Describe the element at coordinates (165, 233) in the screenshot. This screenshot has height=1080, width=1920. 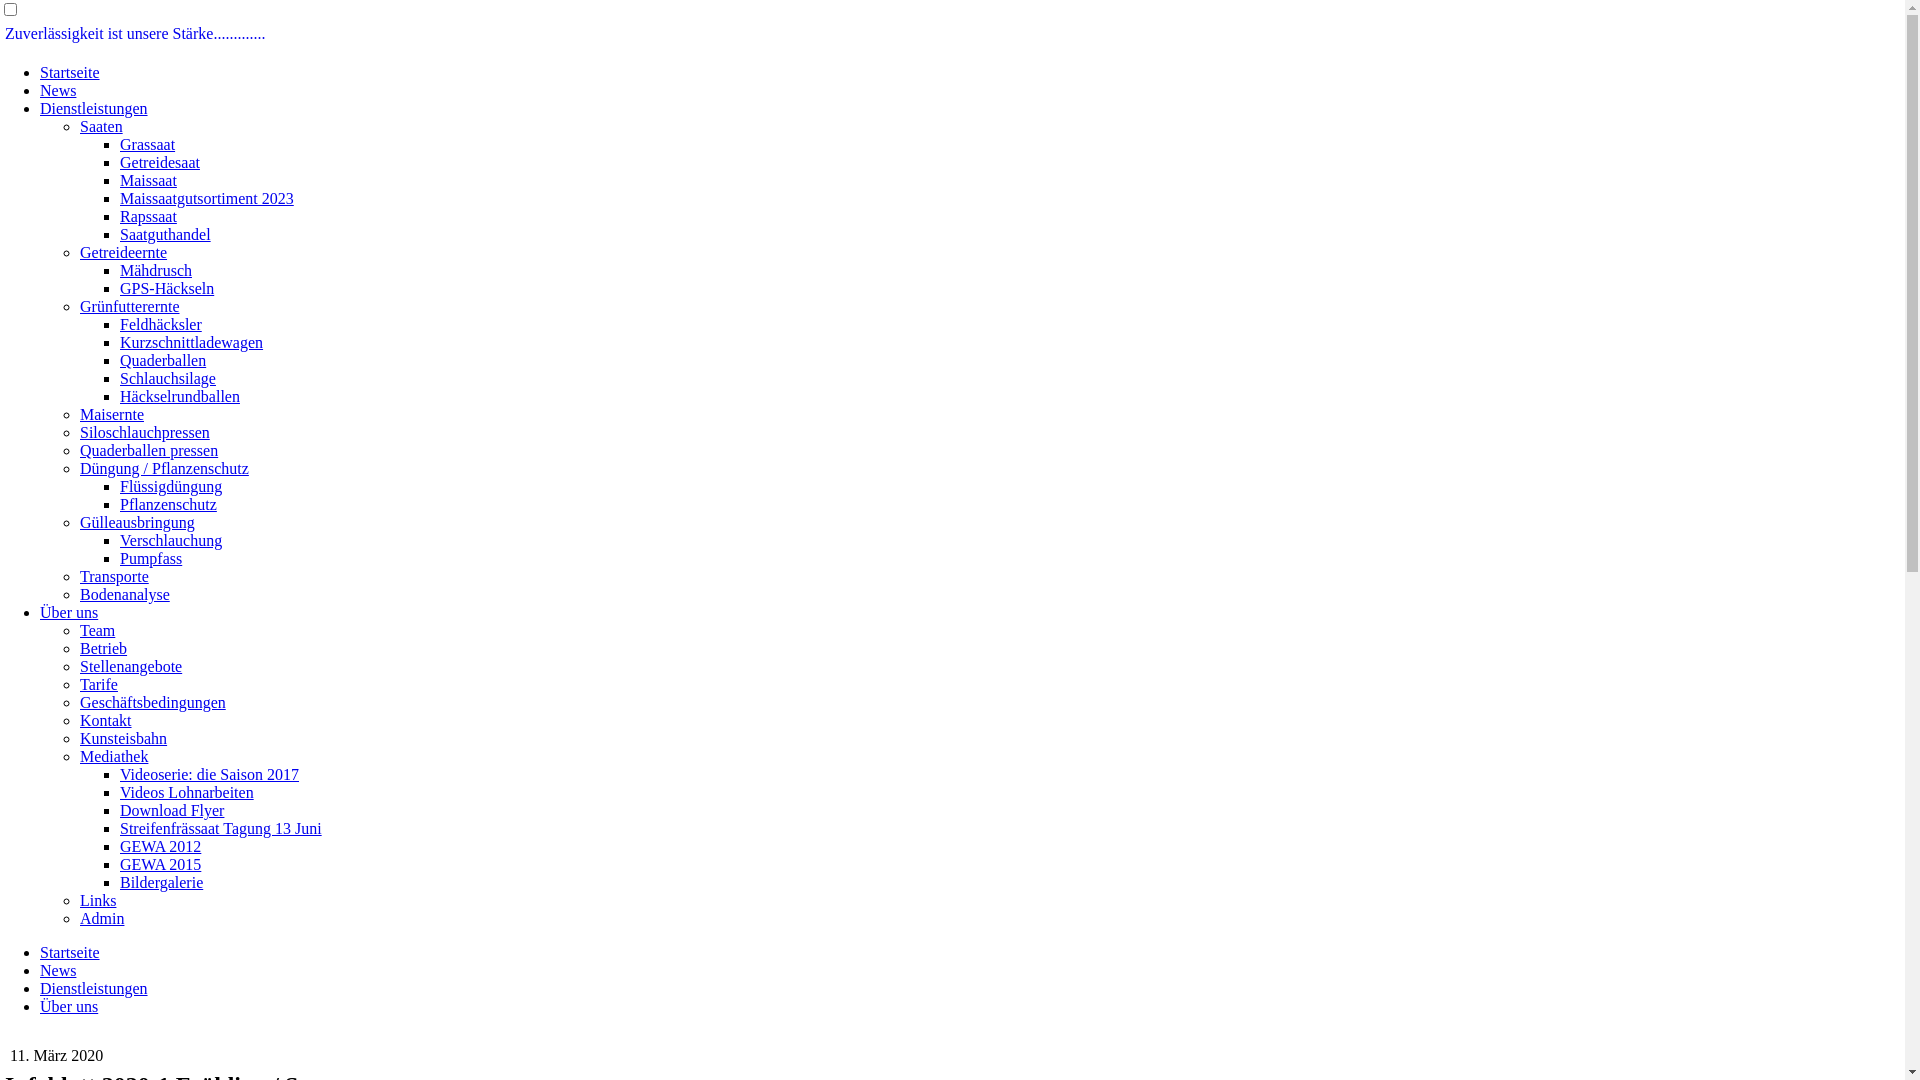
I see `'Saatguthandel'` at that location.